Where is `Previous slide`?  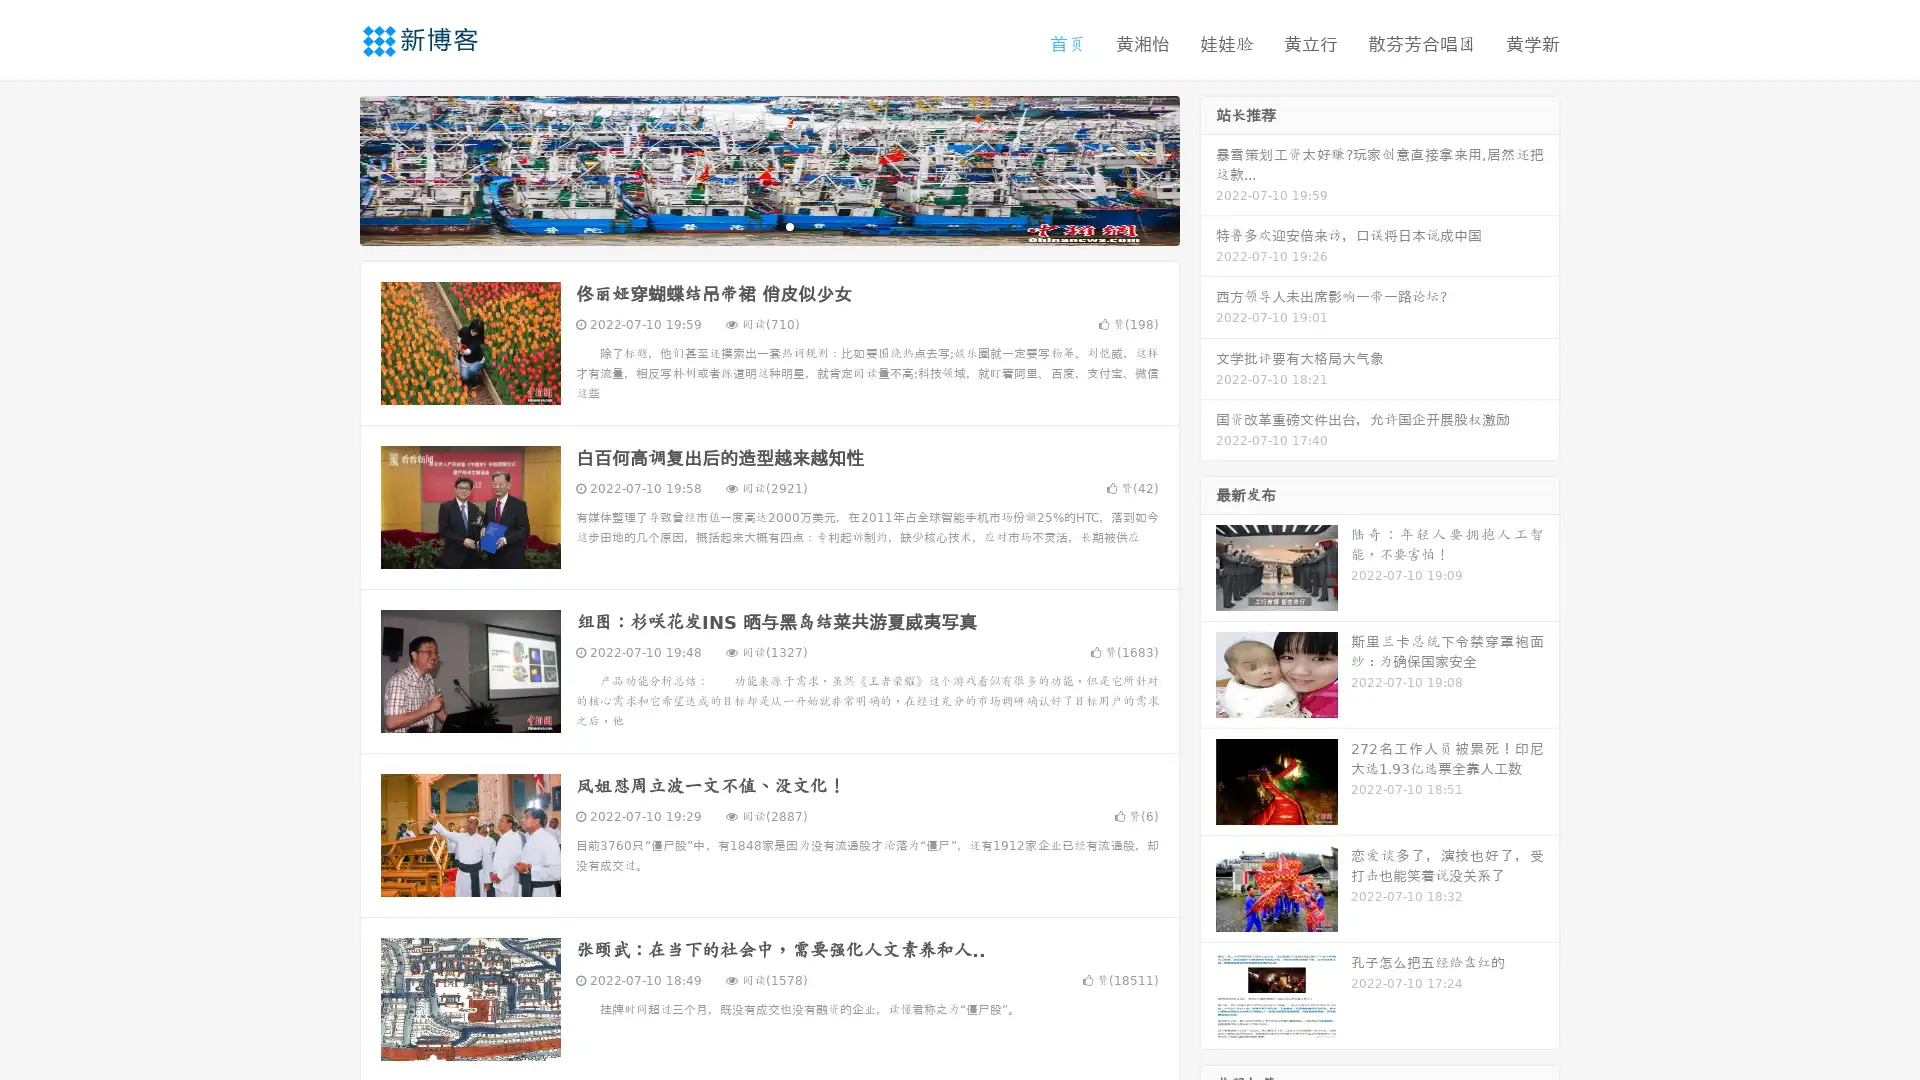
Previous slide is located at coordinates (330, 168).